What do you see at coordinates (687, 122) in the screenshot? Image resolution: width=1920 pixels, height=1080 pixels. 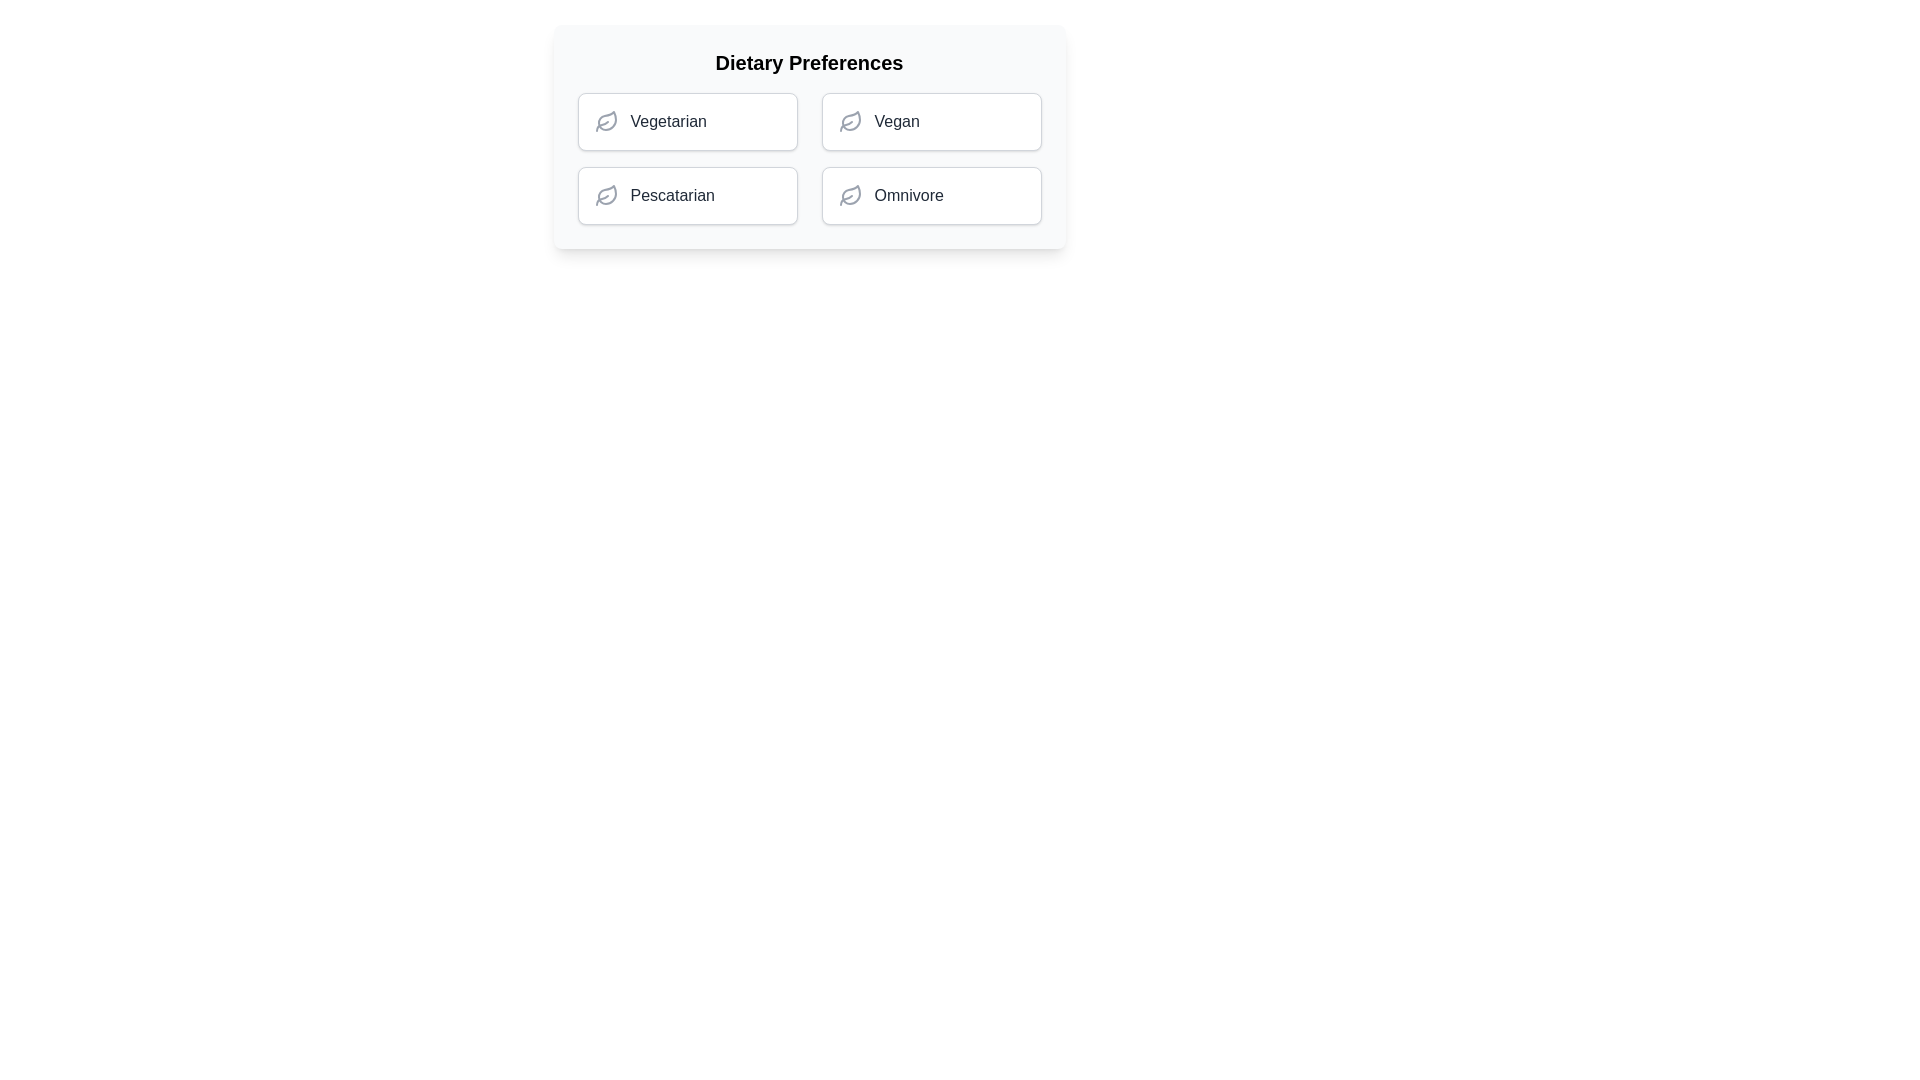 I see `the white rectangular button with rounded edges labeled 'Vegetarian', which has a gray leaf icon to the left of the text` at bounding box center [687, 122].